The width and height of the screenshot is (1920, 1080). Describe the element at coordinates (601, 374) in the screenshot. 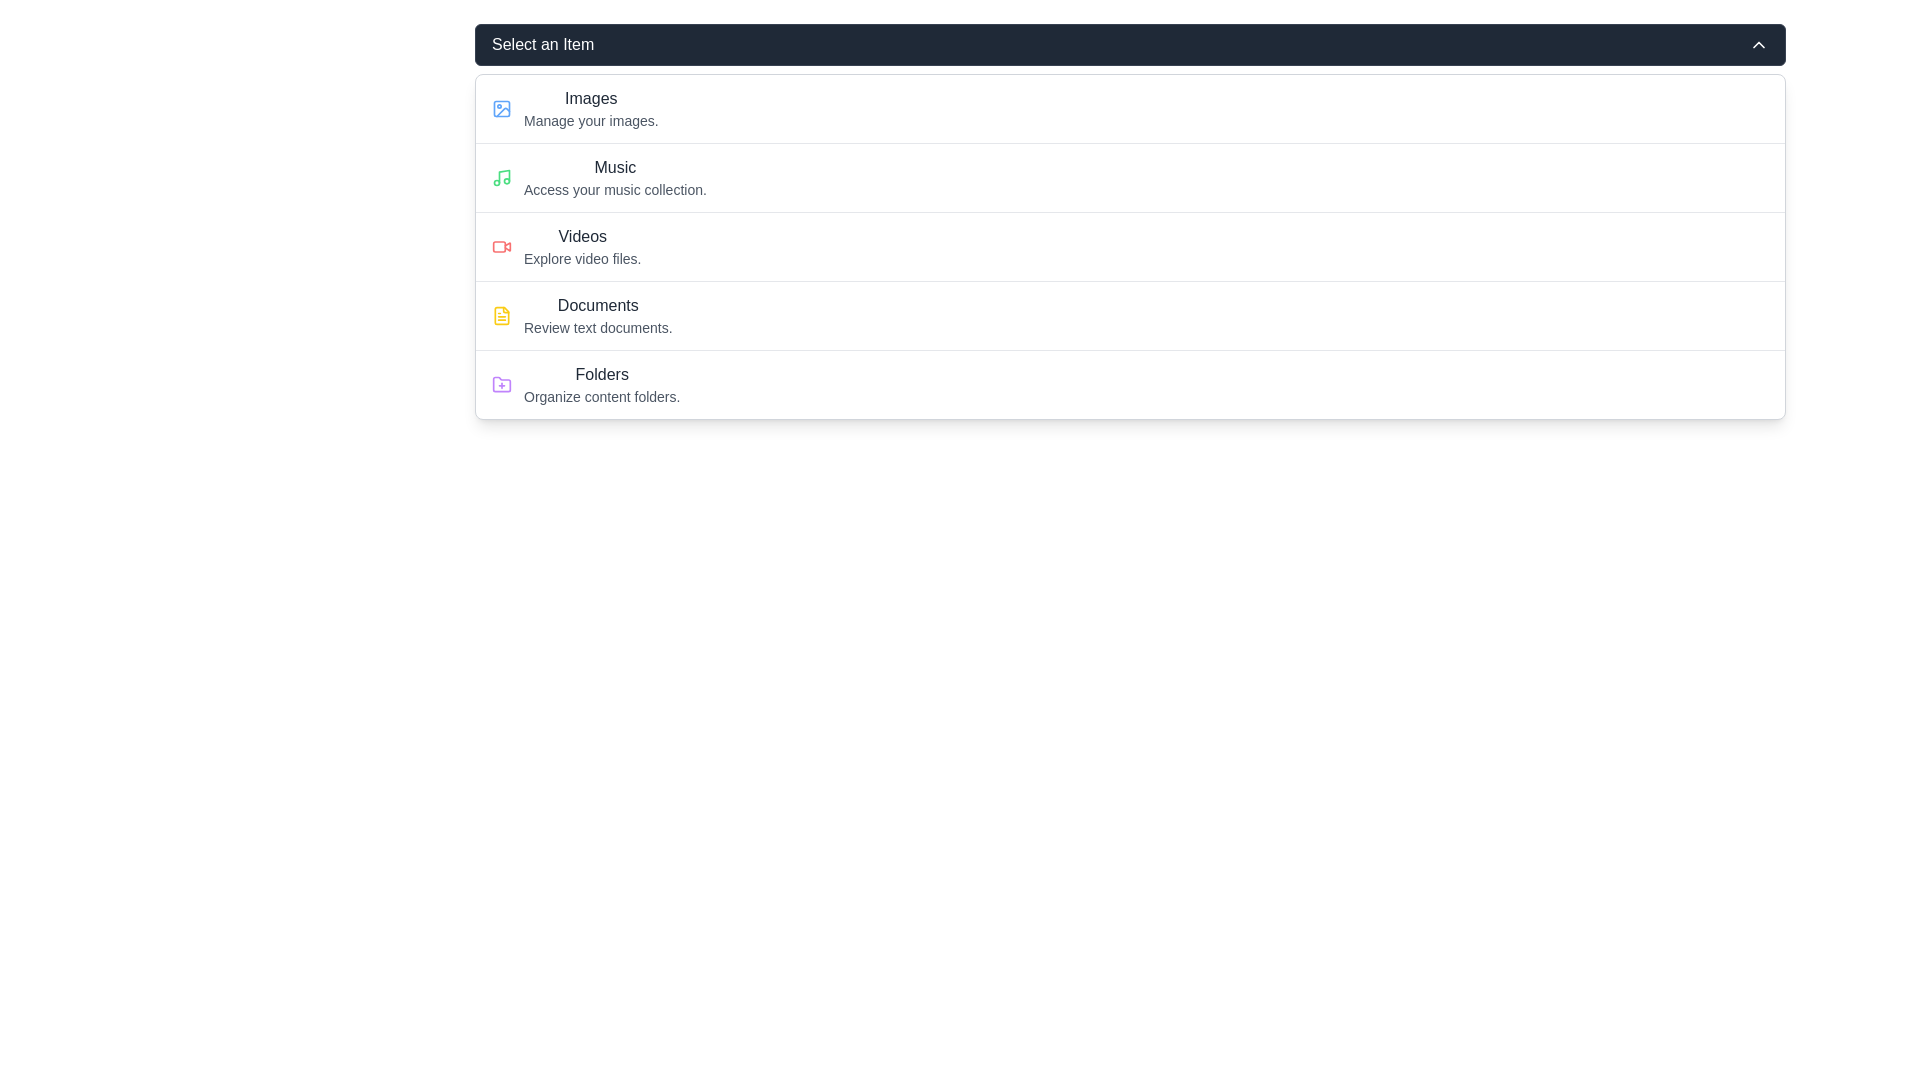

I see `text label that says 'Folders', which is the fifth item in the dropdown menu and is styled professionally in dark gray above the descriptive text 'Organize content folders.'` at that location.